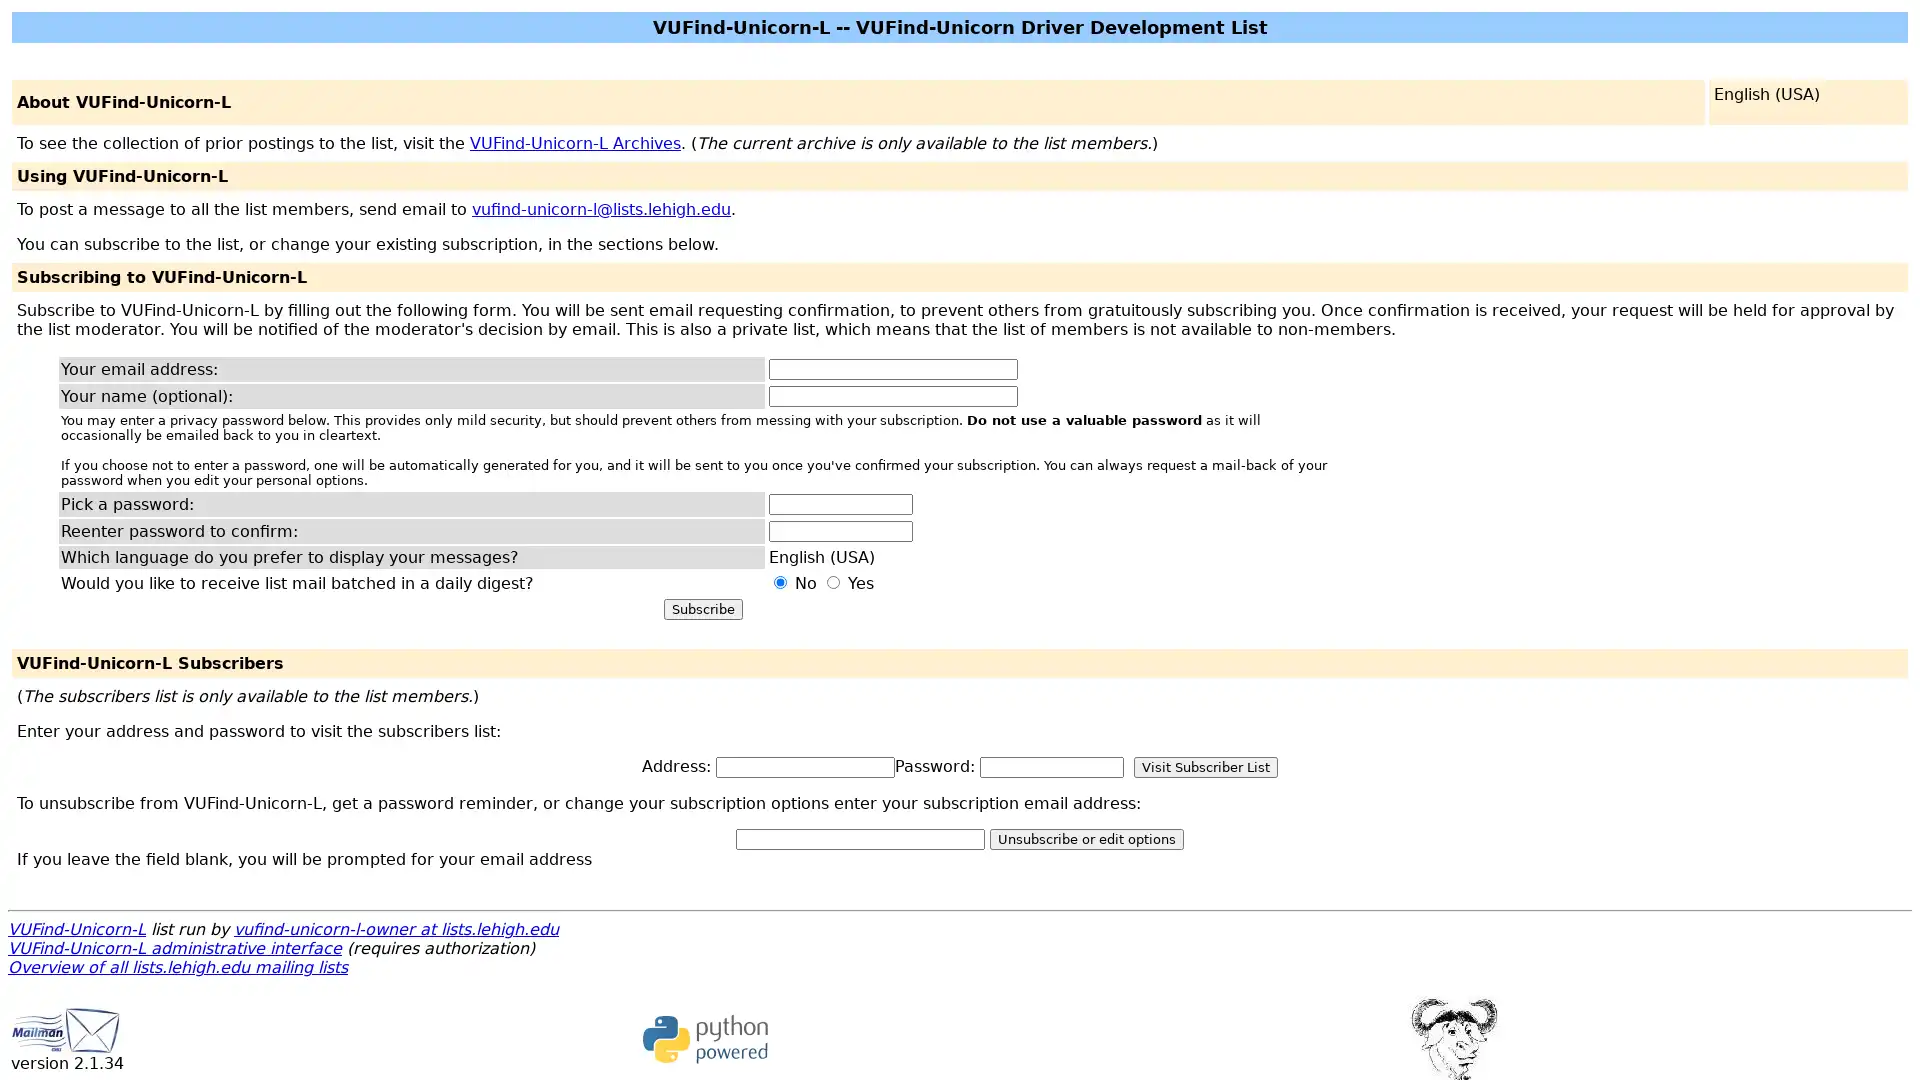 This screenshot has width=1920, height=1080. I want to click on Unsubscribe or edit options, so click(1085, 839).